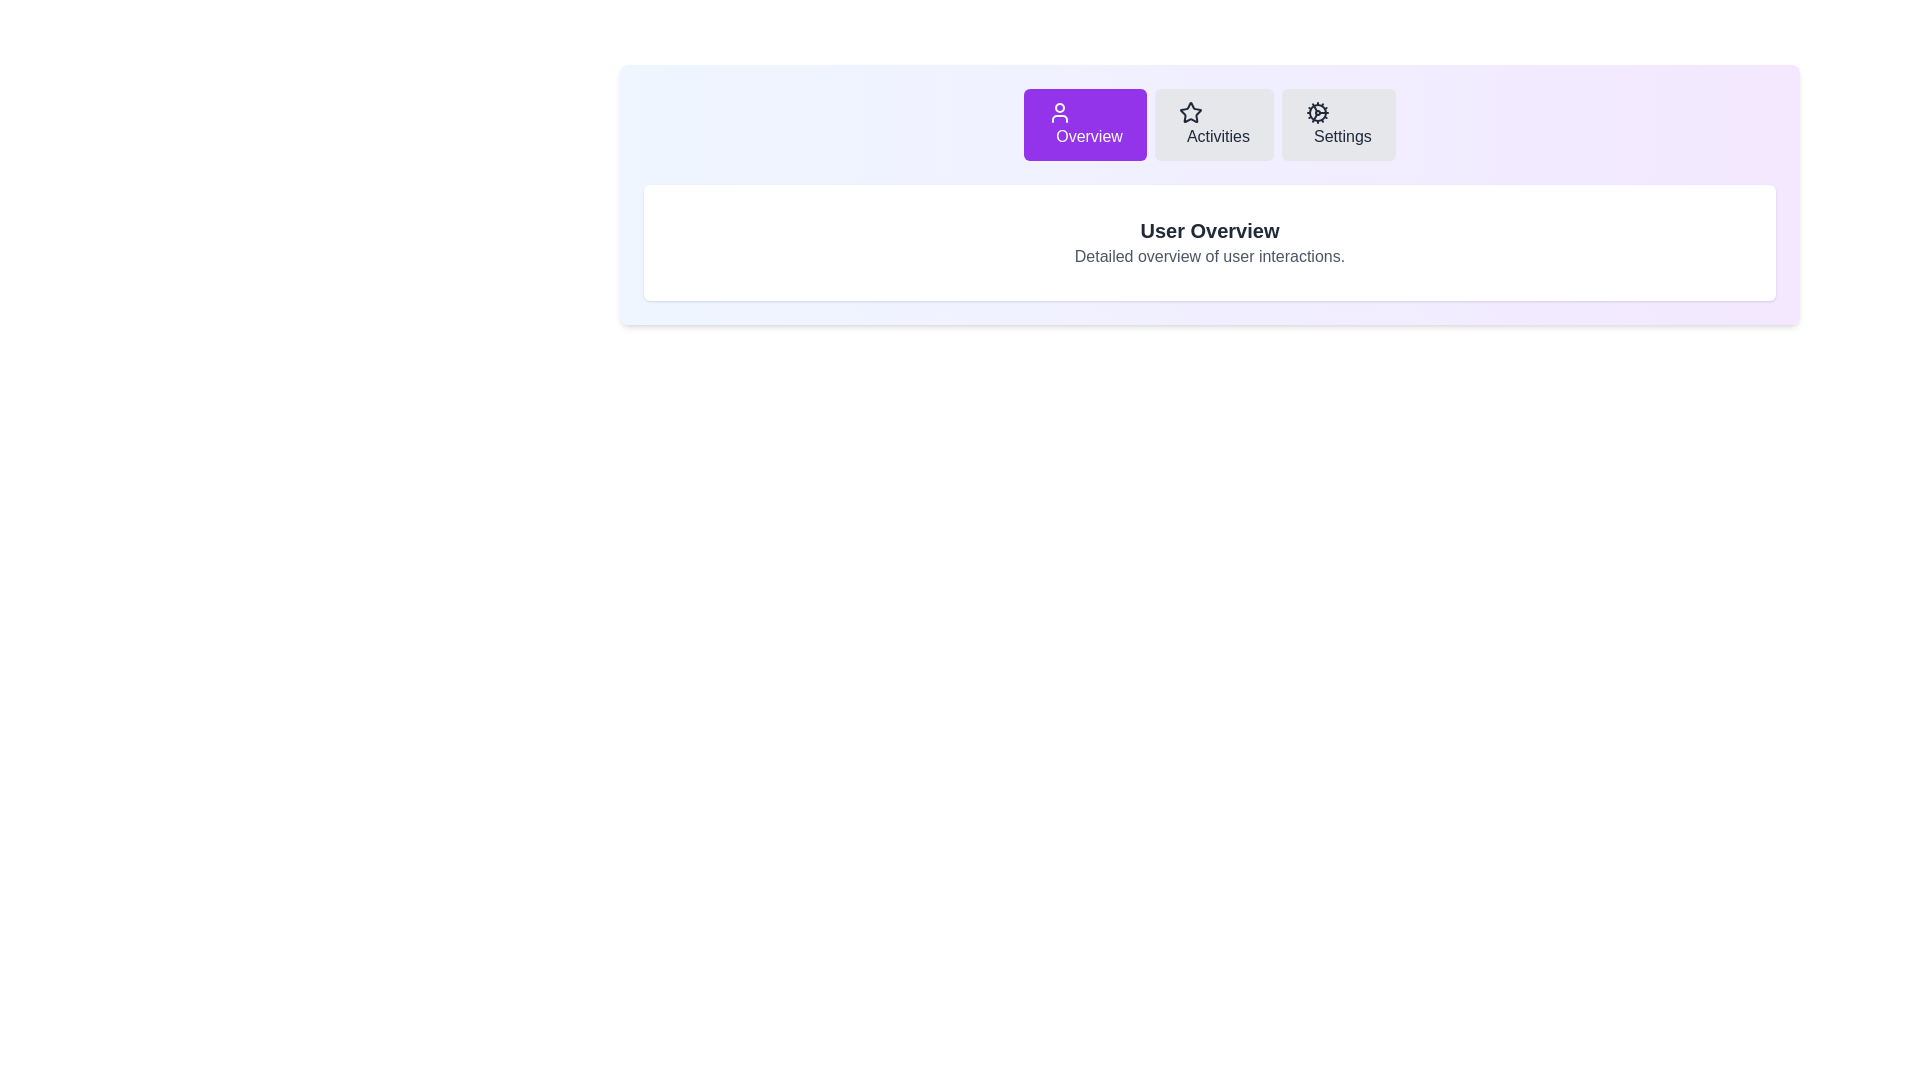  What do you see at coordinates (1208, 242) in the screenshot?
I see `the informational Text display located prominently in a distinct card below the navigation tabs titled 'Overview,' 'Activities,' and 'Settings.'` at bounding box center [1208, 242].